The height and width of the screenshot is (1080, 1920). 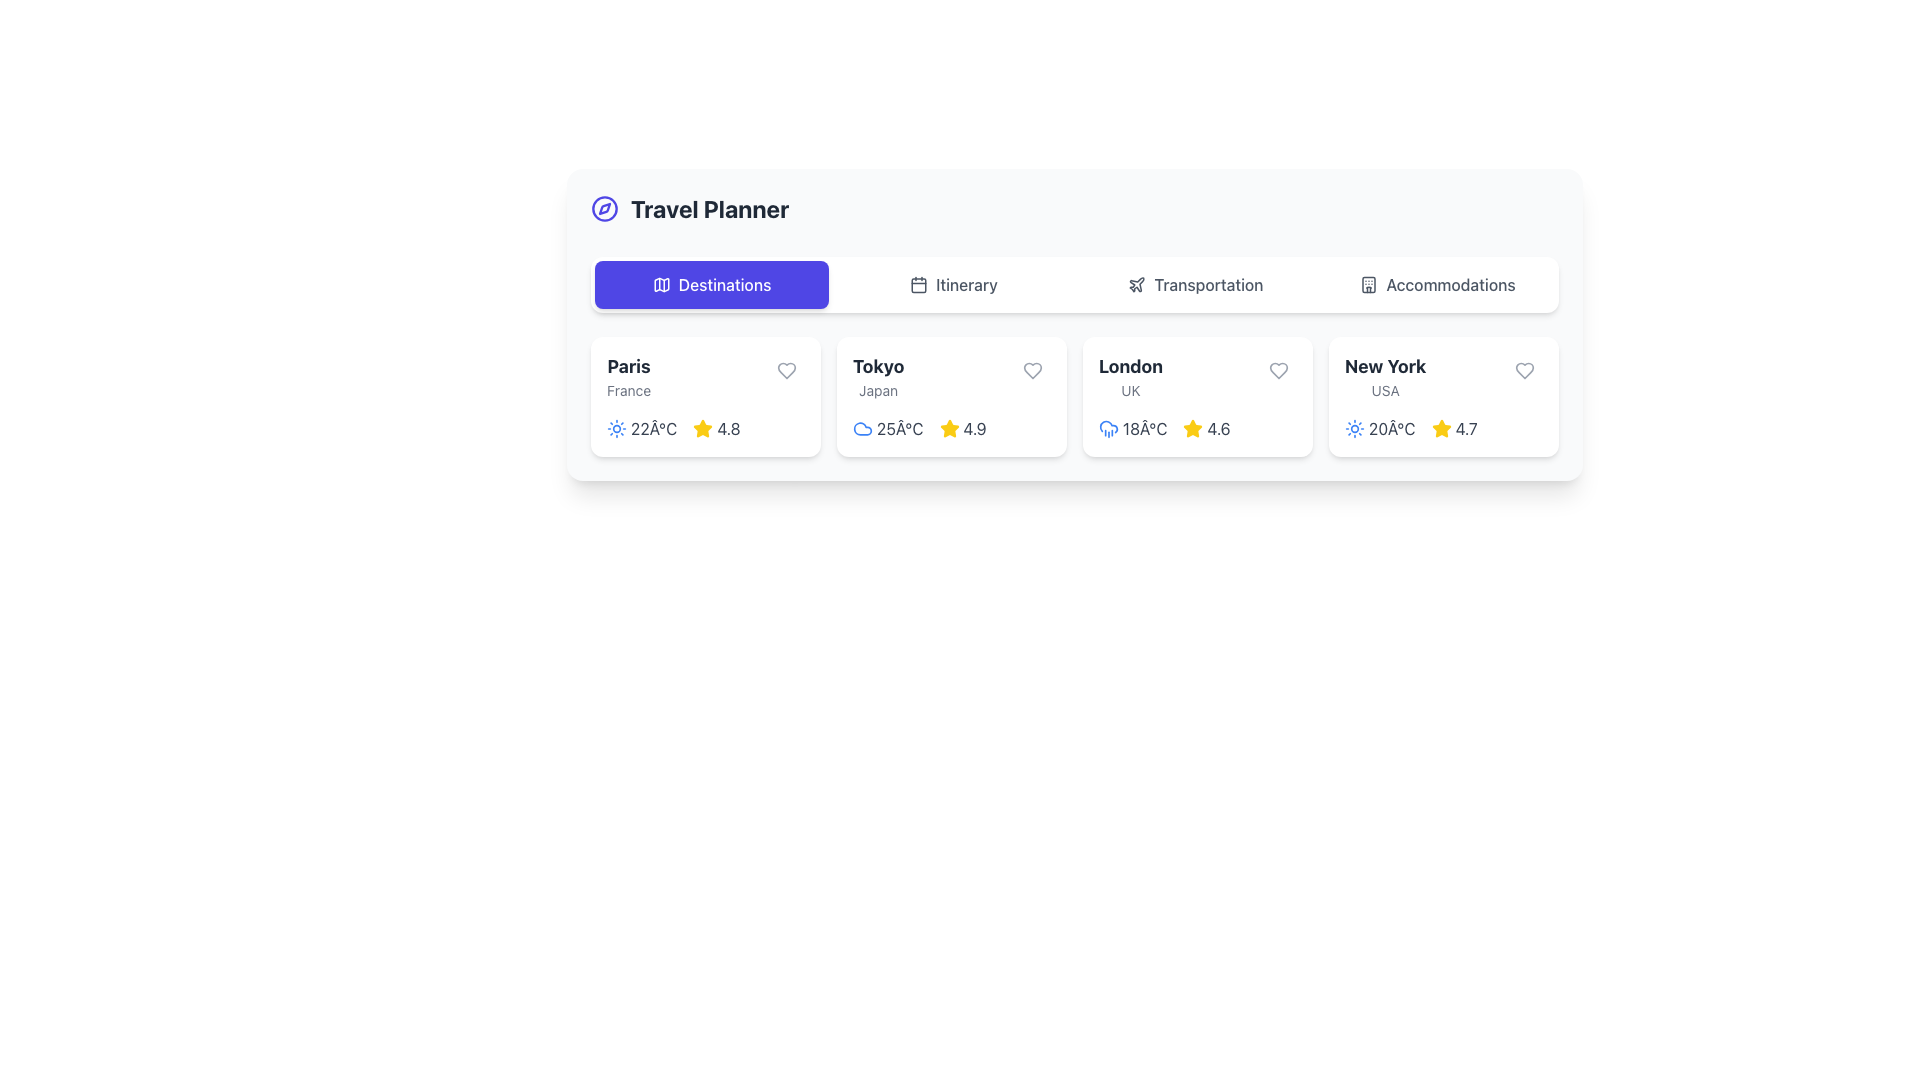 What do you see at coordinates (1444, 427) in the screenshot?
I see `the informational display block that shows temperature and rating information for 'New York, USA', located in the bottom section of the card` at bounding box center [1444, 427].